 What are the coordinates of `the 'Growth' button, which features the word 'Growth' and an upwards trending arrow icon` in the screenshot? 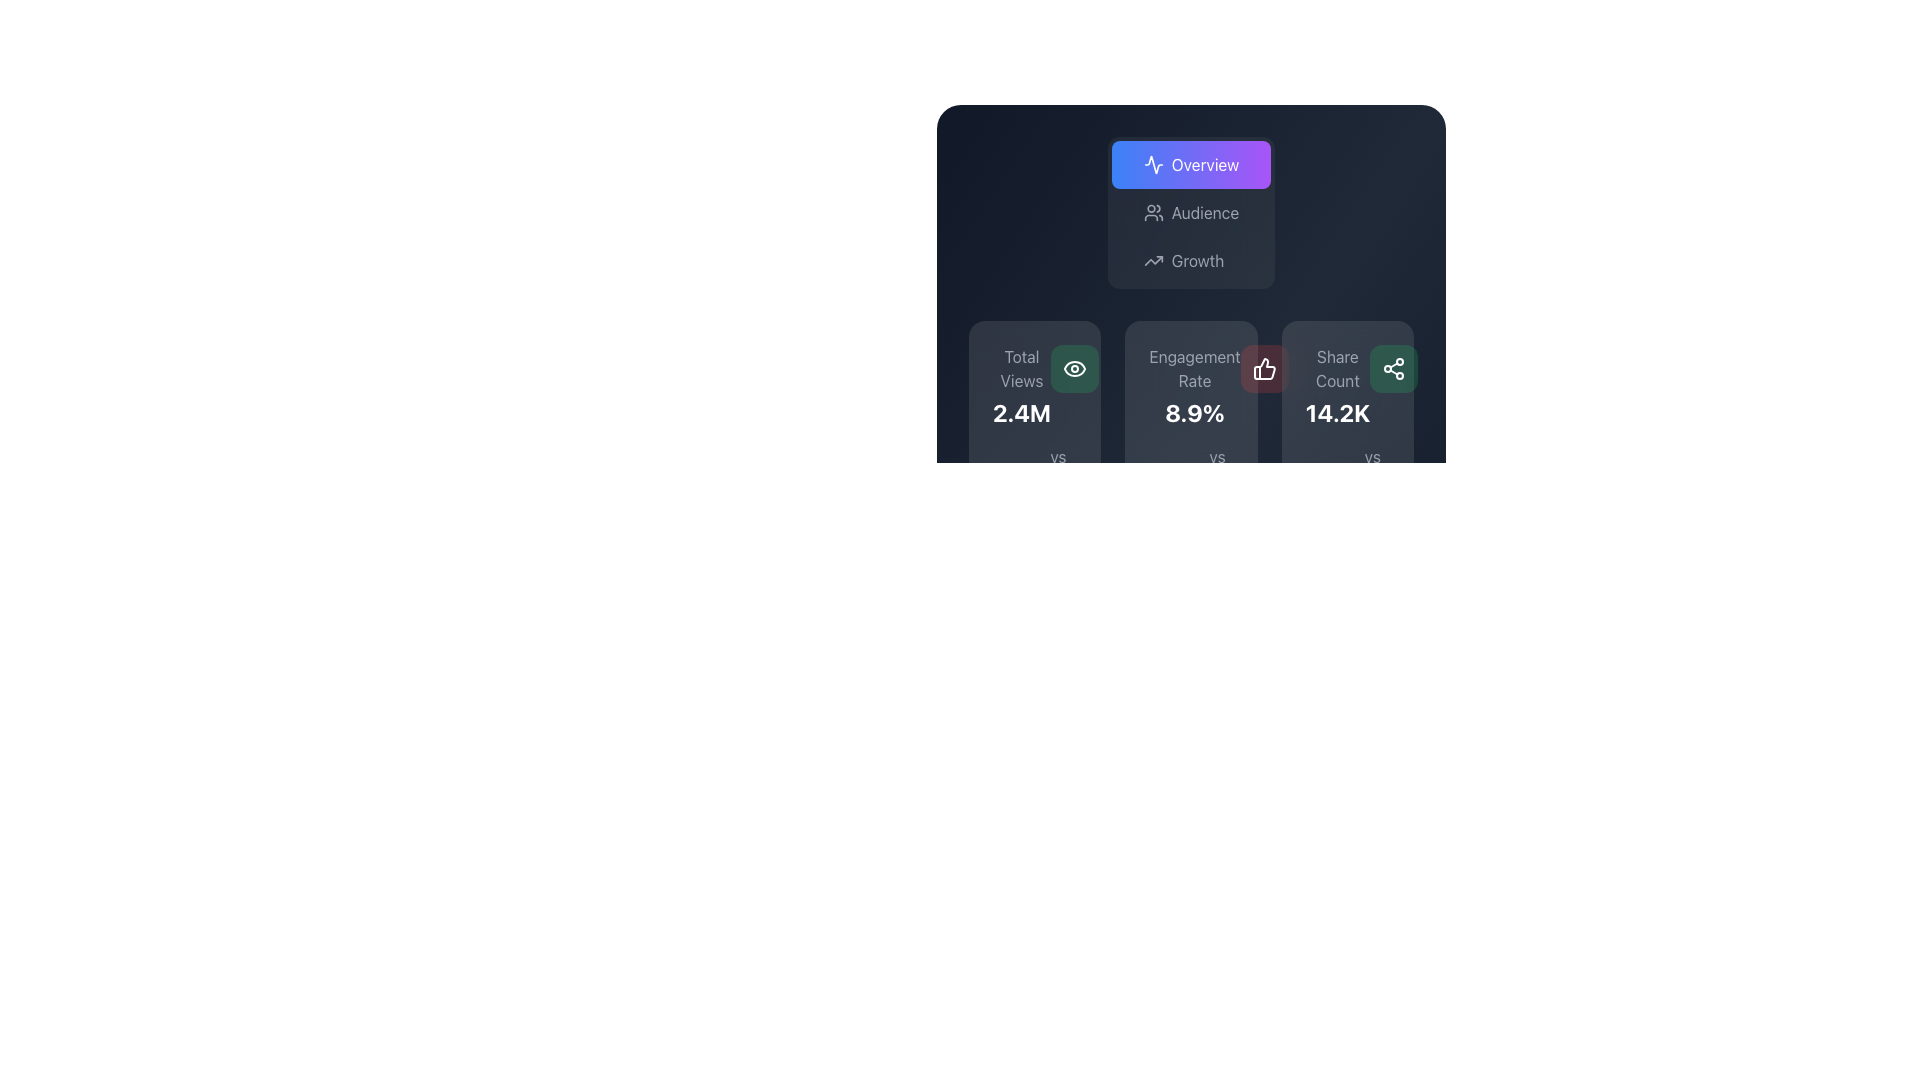 It's located at (1184, 260).